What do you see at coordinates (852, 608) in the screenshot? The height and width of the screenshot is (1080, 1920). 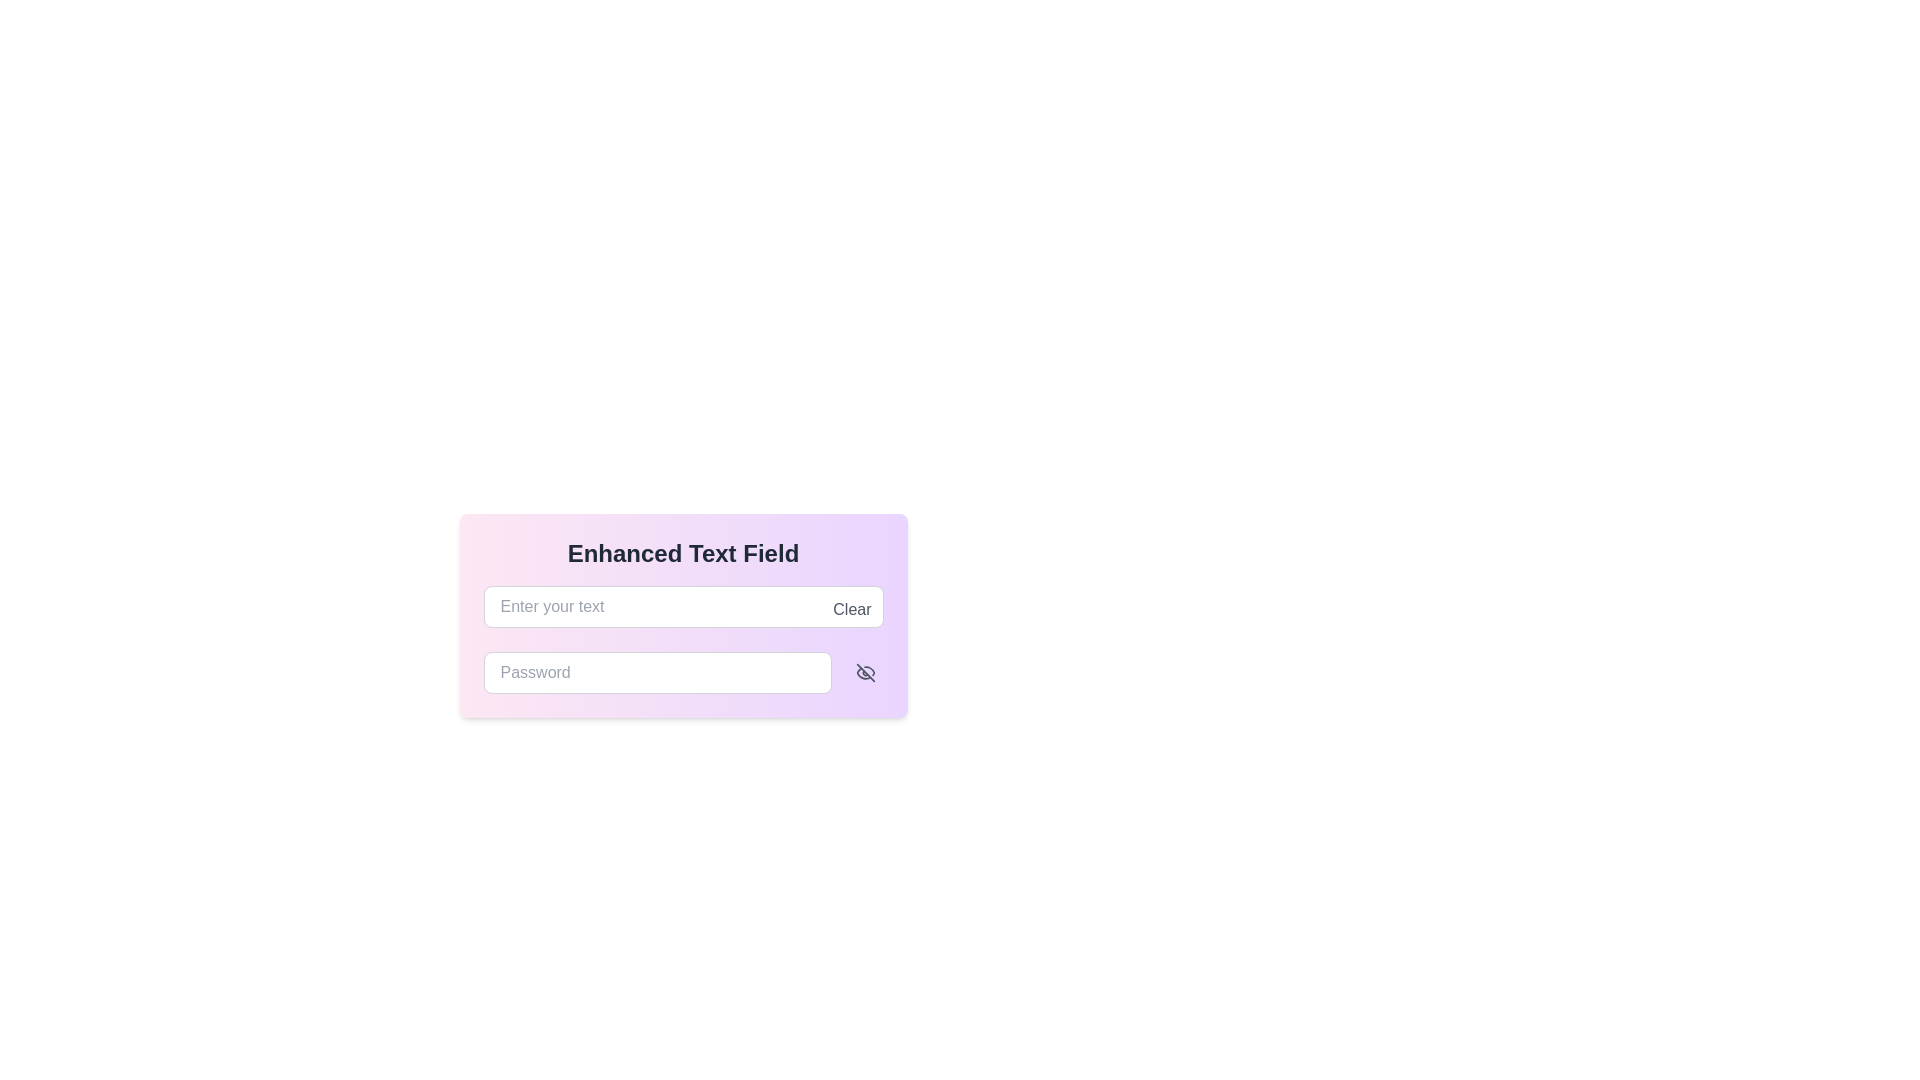 I see `the 'Clear' button, which is a small gray text label located at the top-right corner inside the text entry field` at bounding box center [852, 608].